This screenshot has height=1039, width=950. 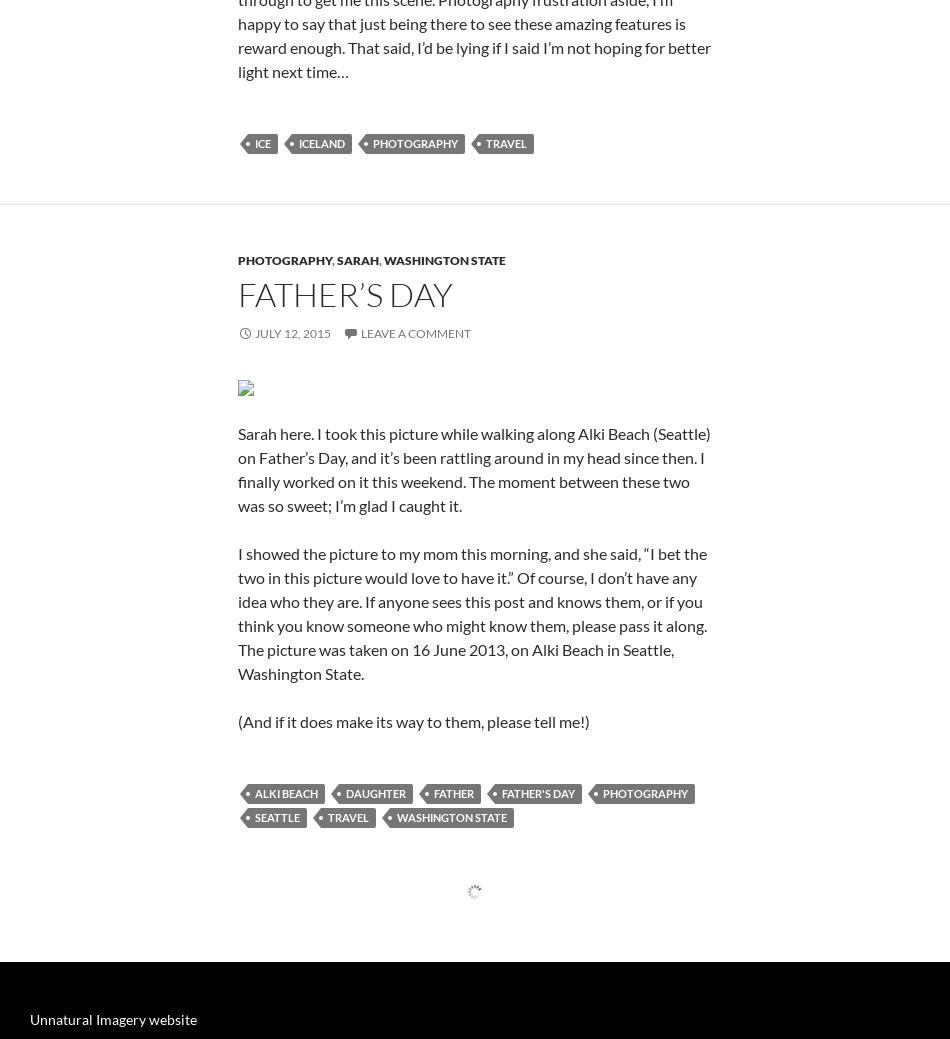 What do you see at coordinates (261, 385) in the screenshot?
I see `'ice'` at bounding box center [261, 385].